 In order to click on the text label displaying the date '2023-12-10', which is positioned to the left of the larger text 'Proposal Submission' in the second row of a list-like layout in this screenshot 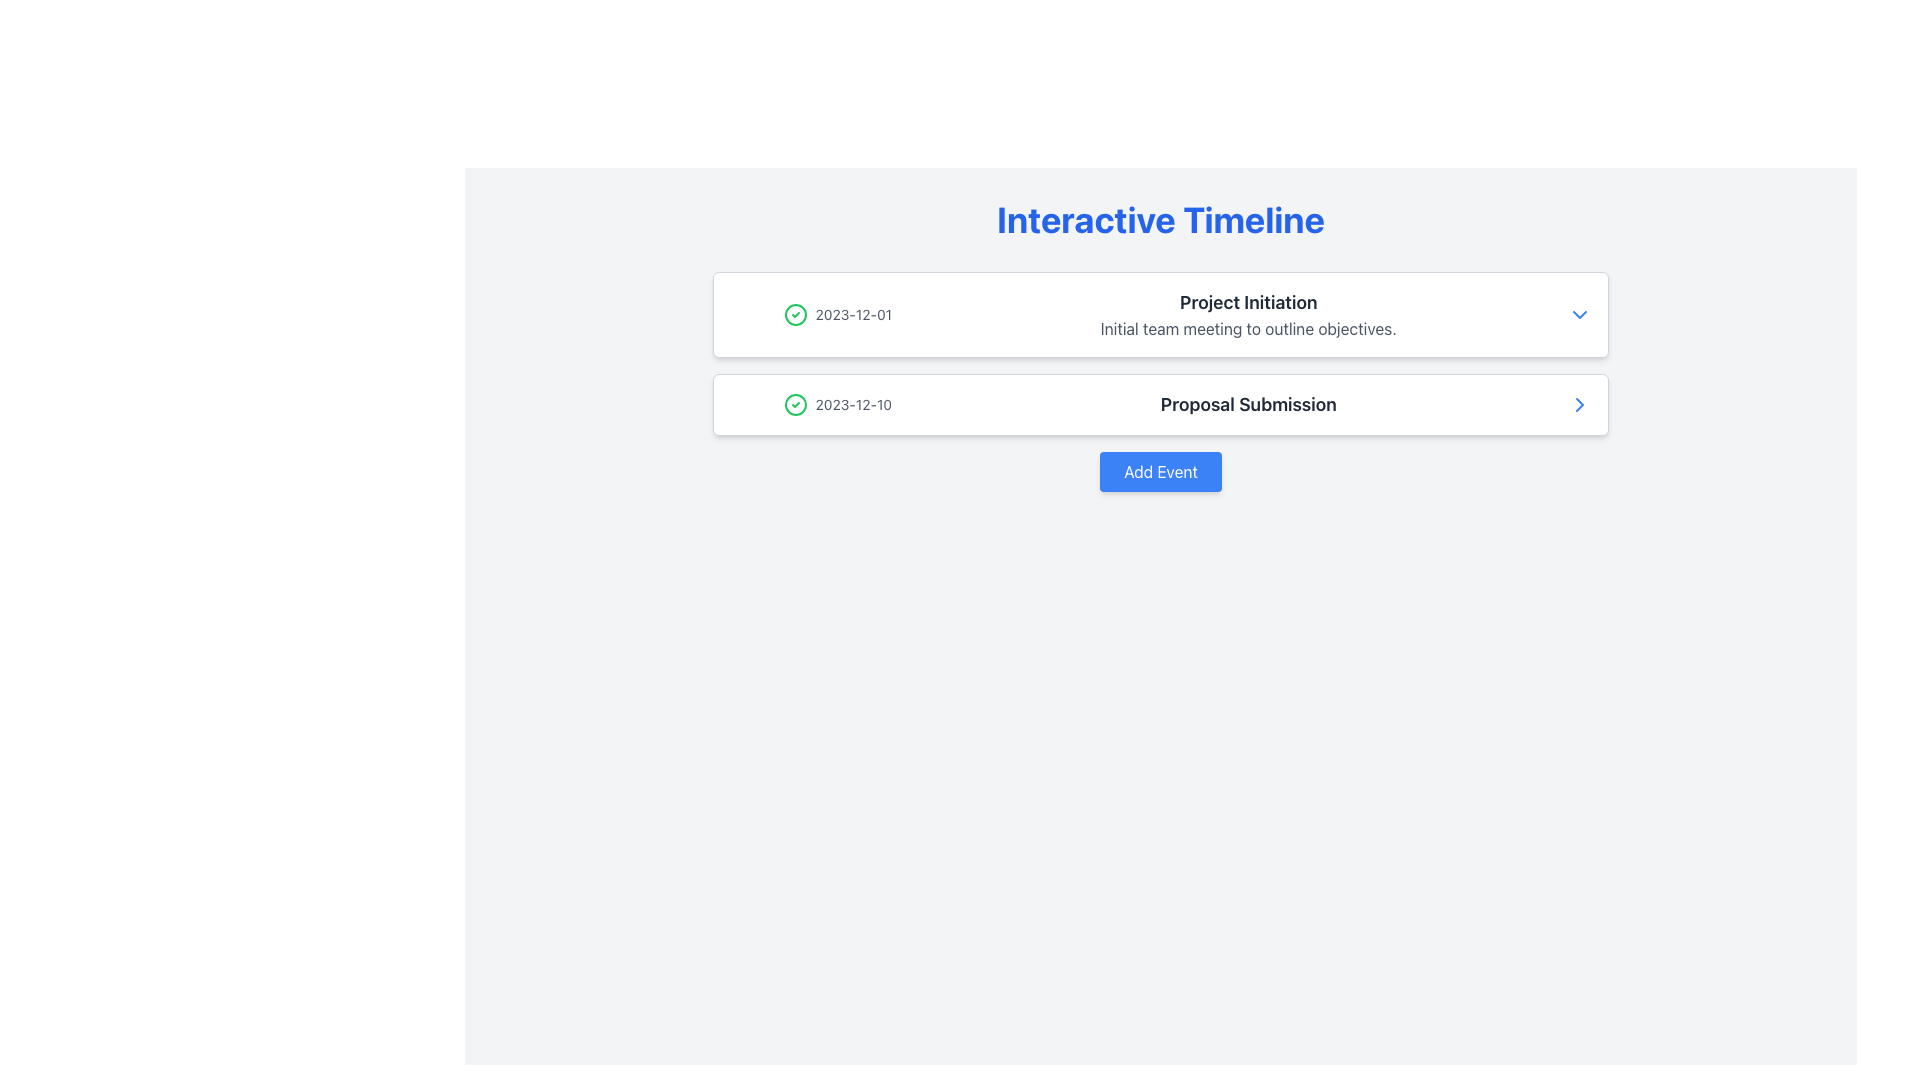, I will do `click(837, 405)`.